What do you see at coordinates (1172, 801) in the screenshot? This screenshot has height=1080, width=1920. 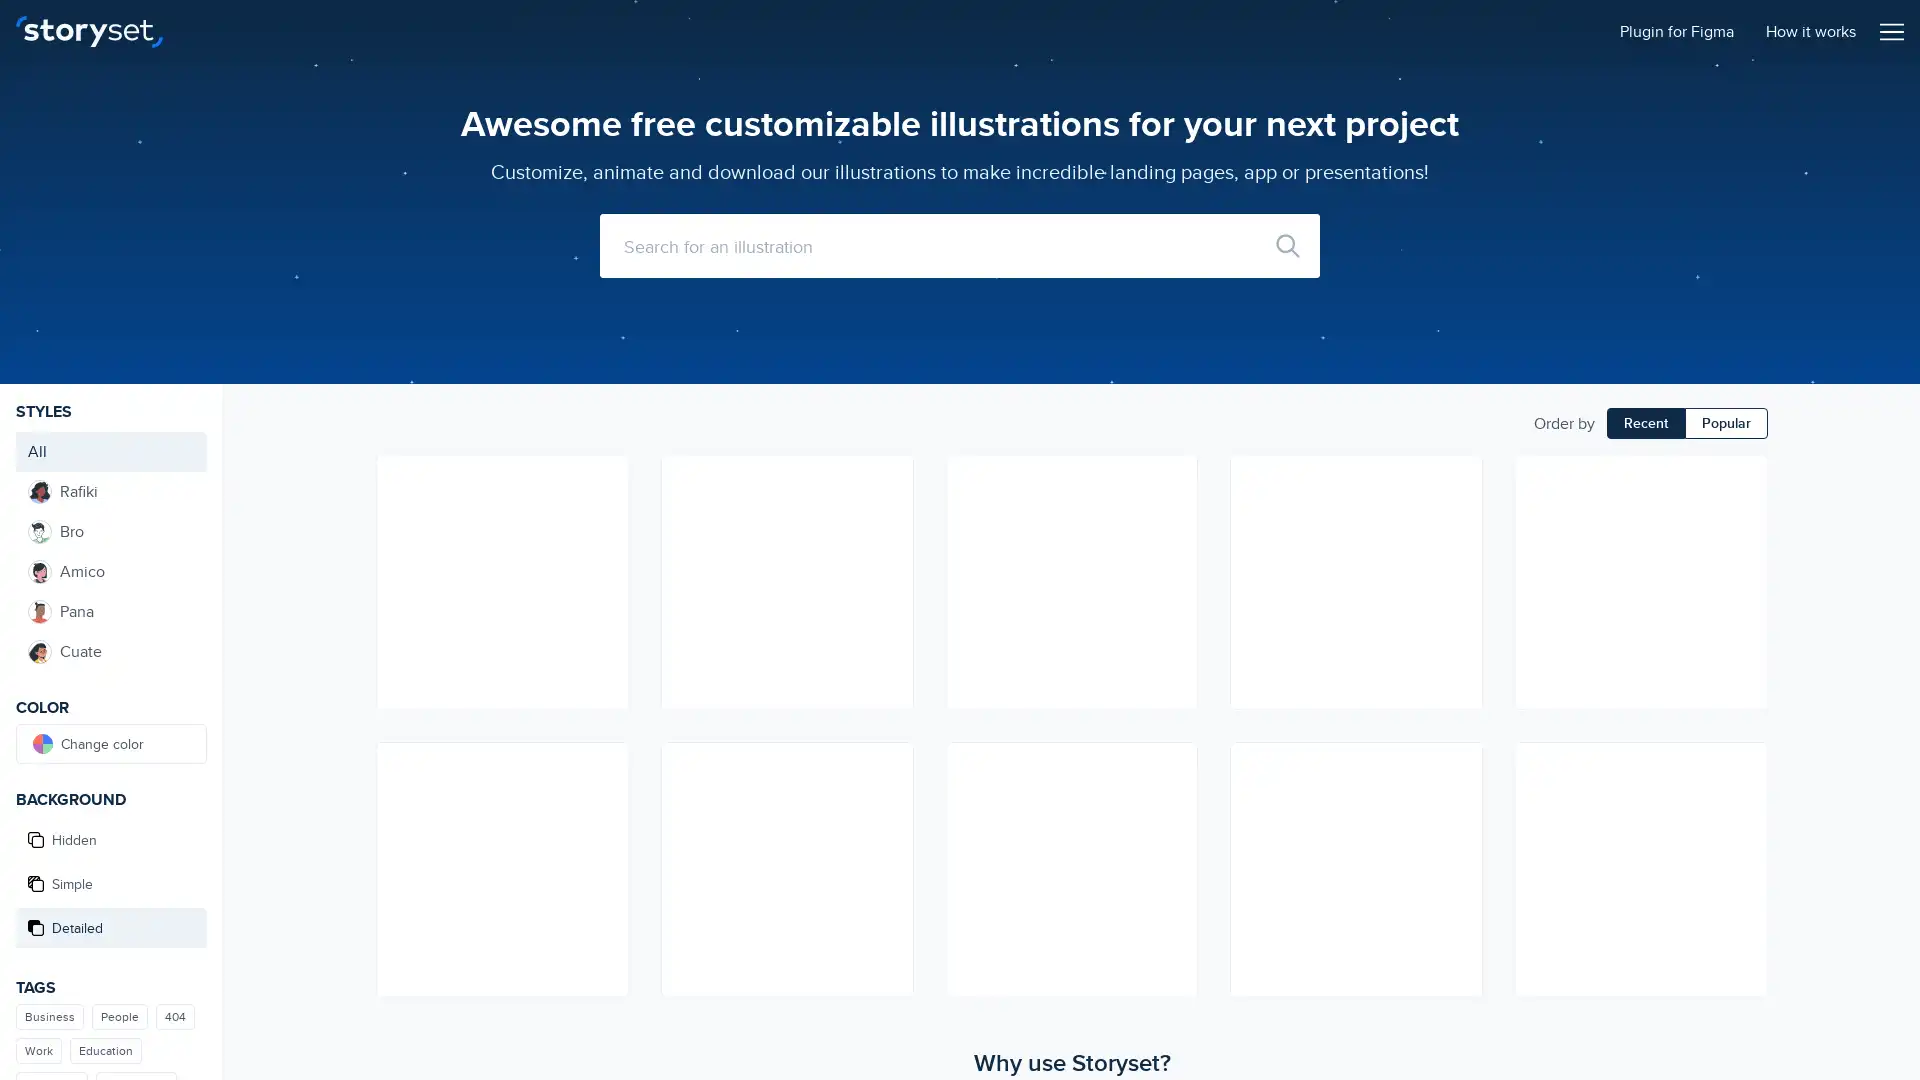 I see `download icon Download` at bounding box center [1172, 801].